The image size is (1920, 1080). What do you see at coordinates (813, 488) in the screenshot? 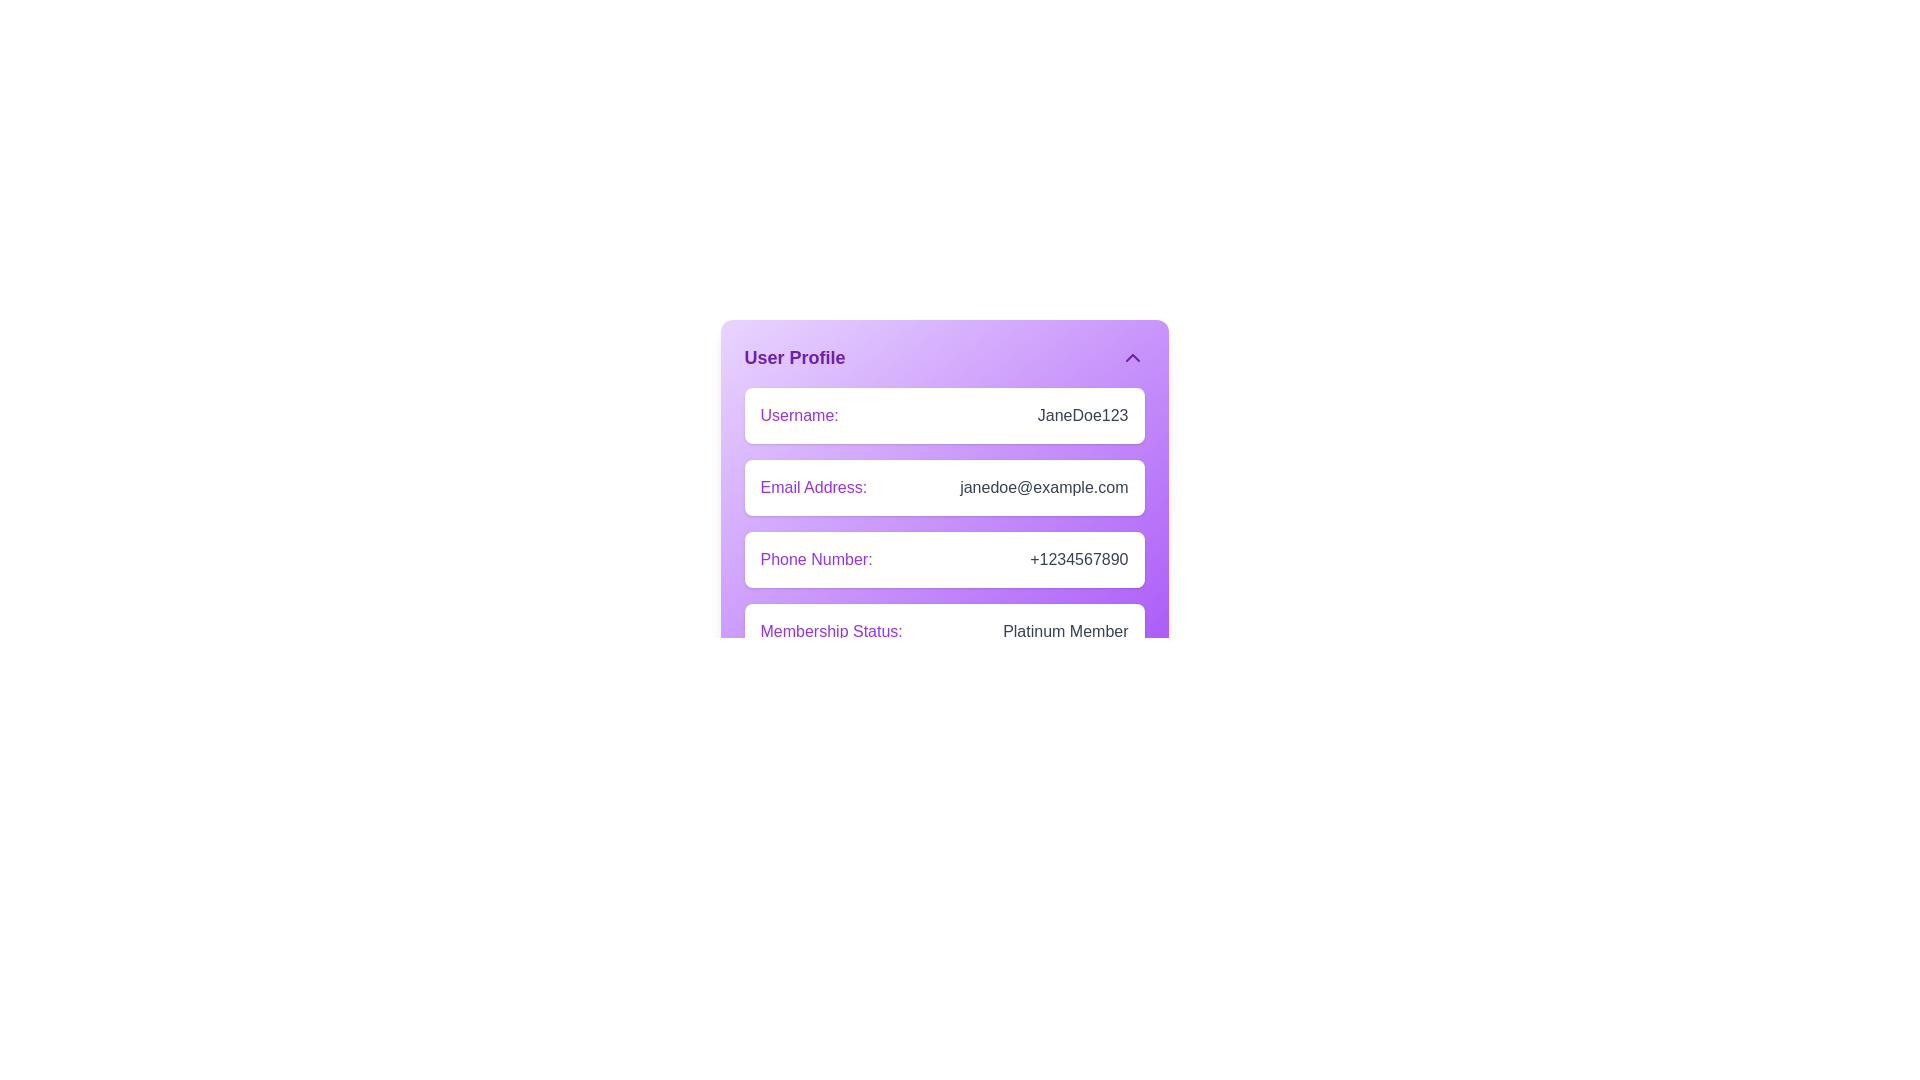
I see `the label element displaying 'Email Address:' in a purple font, which is positioned before the email text 'janedoe@example.com' within the user profile card layout` at bounding box center [813, 488].